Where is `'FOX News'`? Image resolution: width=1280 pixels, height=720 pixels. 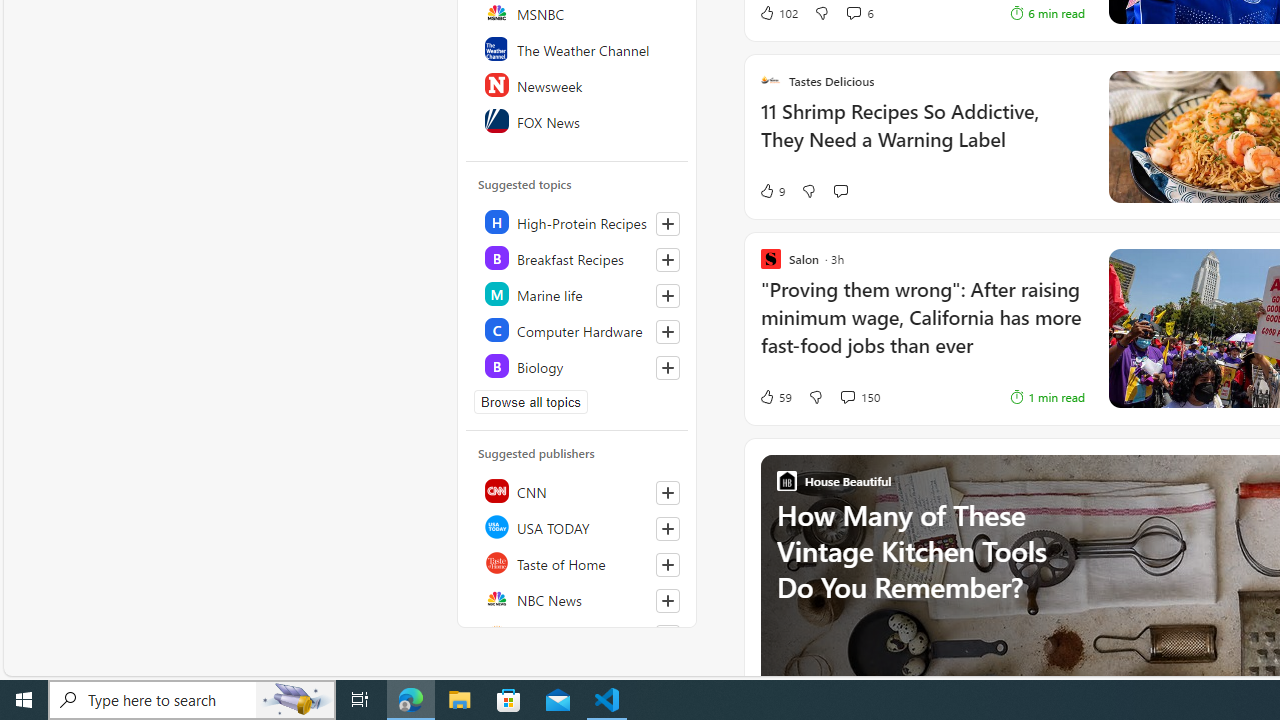
'FOX News' is located at coordinates (577, 120).